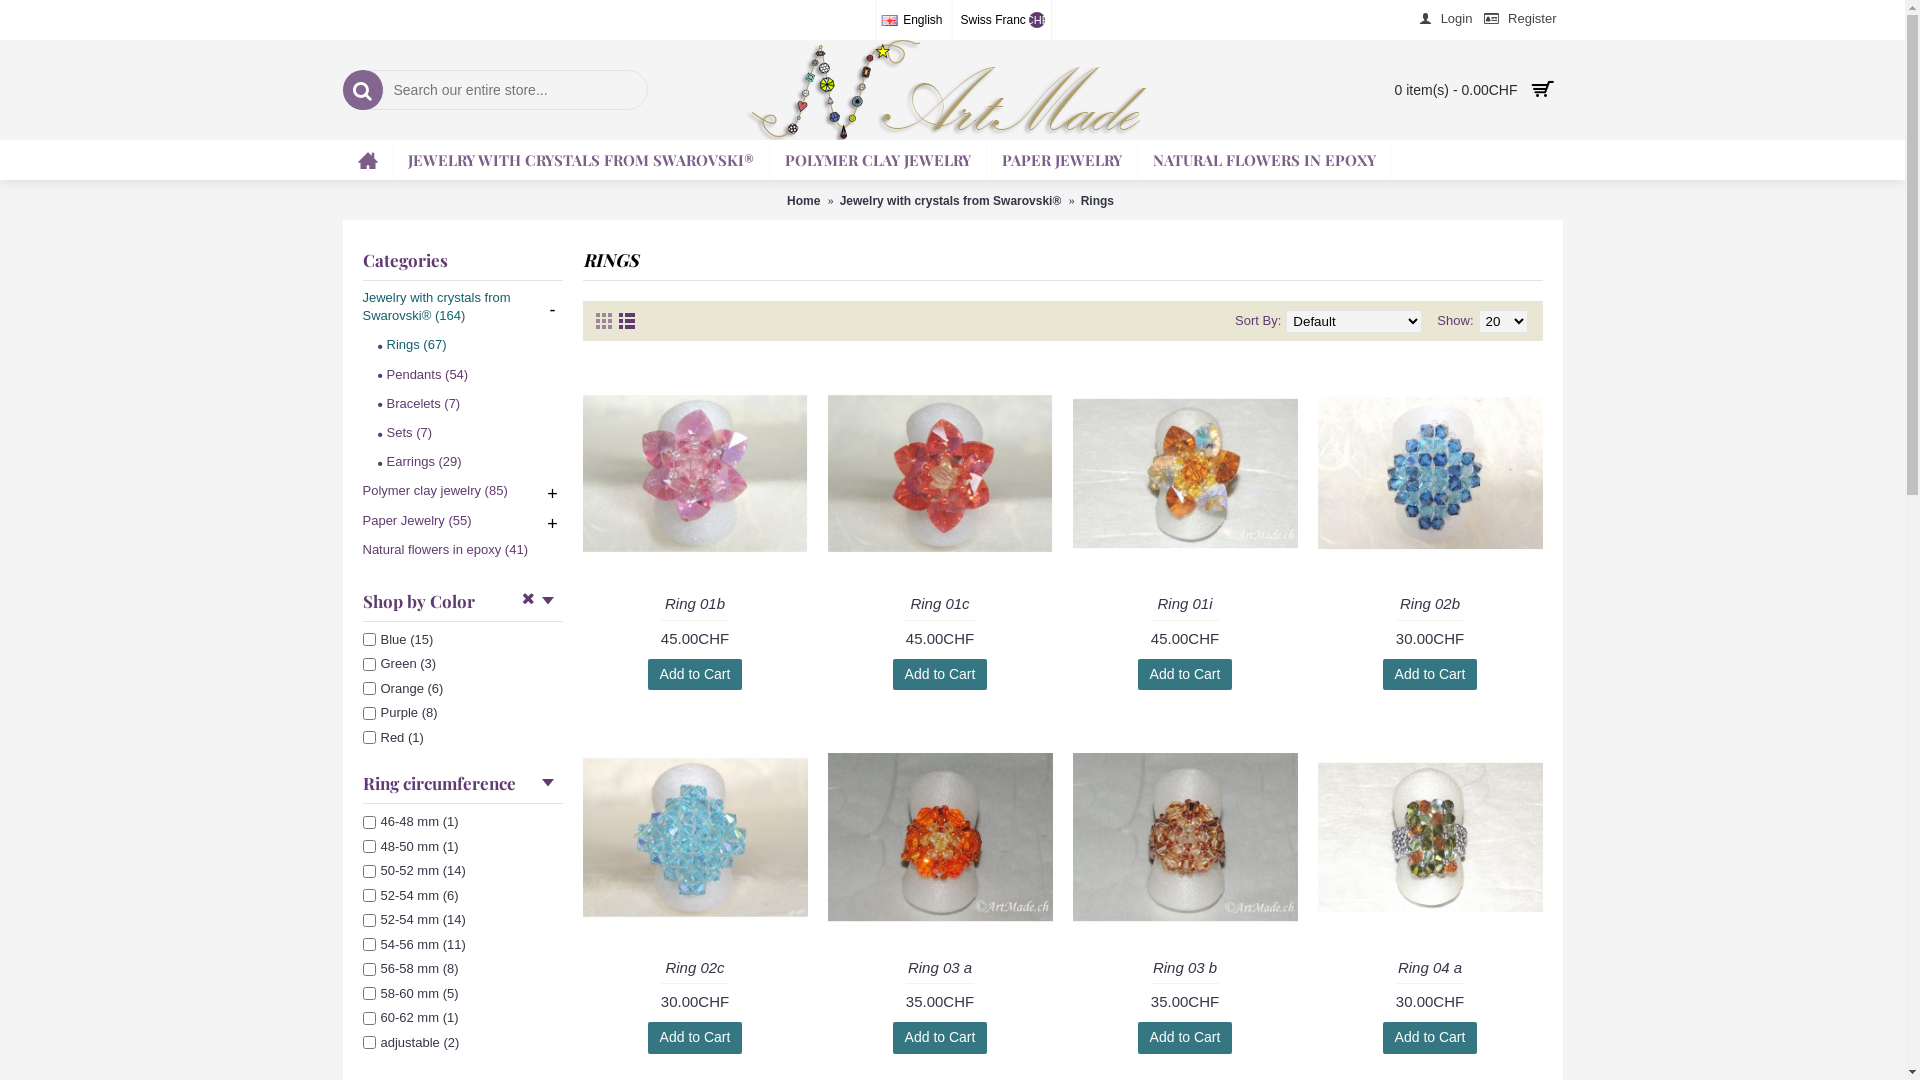 This screenshot has width=1920, height=1080. Describe the element at coordinates (891, 673) in the screenshot. I see `'Add to Cart'` at that location.